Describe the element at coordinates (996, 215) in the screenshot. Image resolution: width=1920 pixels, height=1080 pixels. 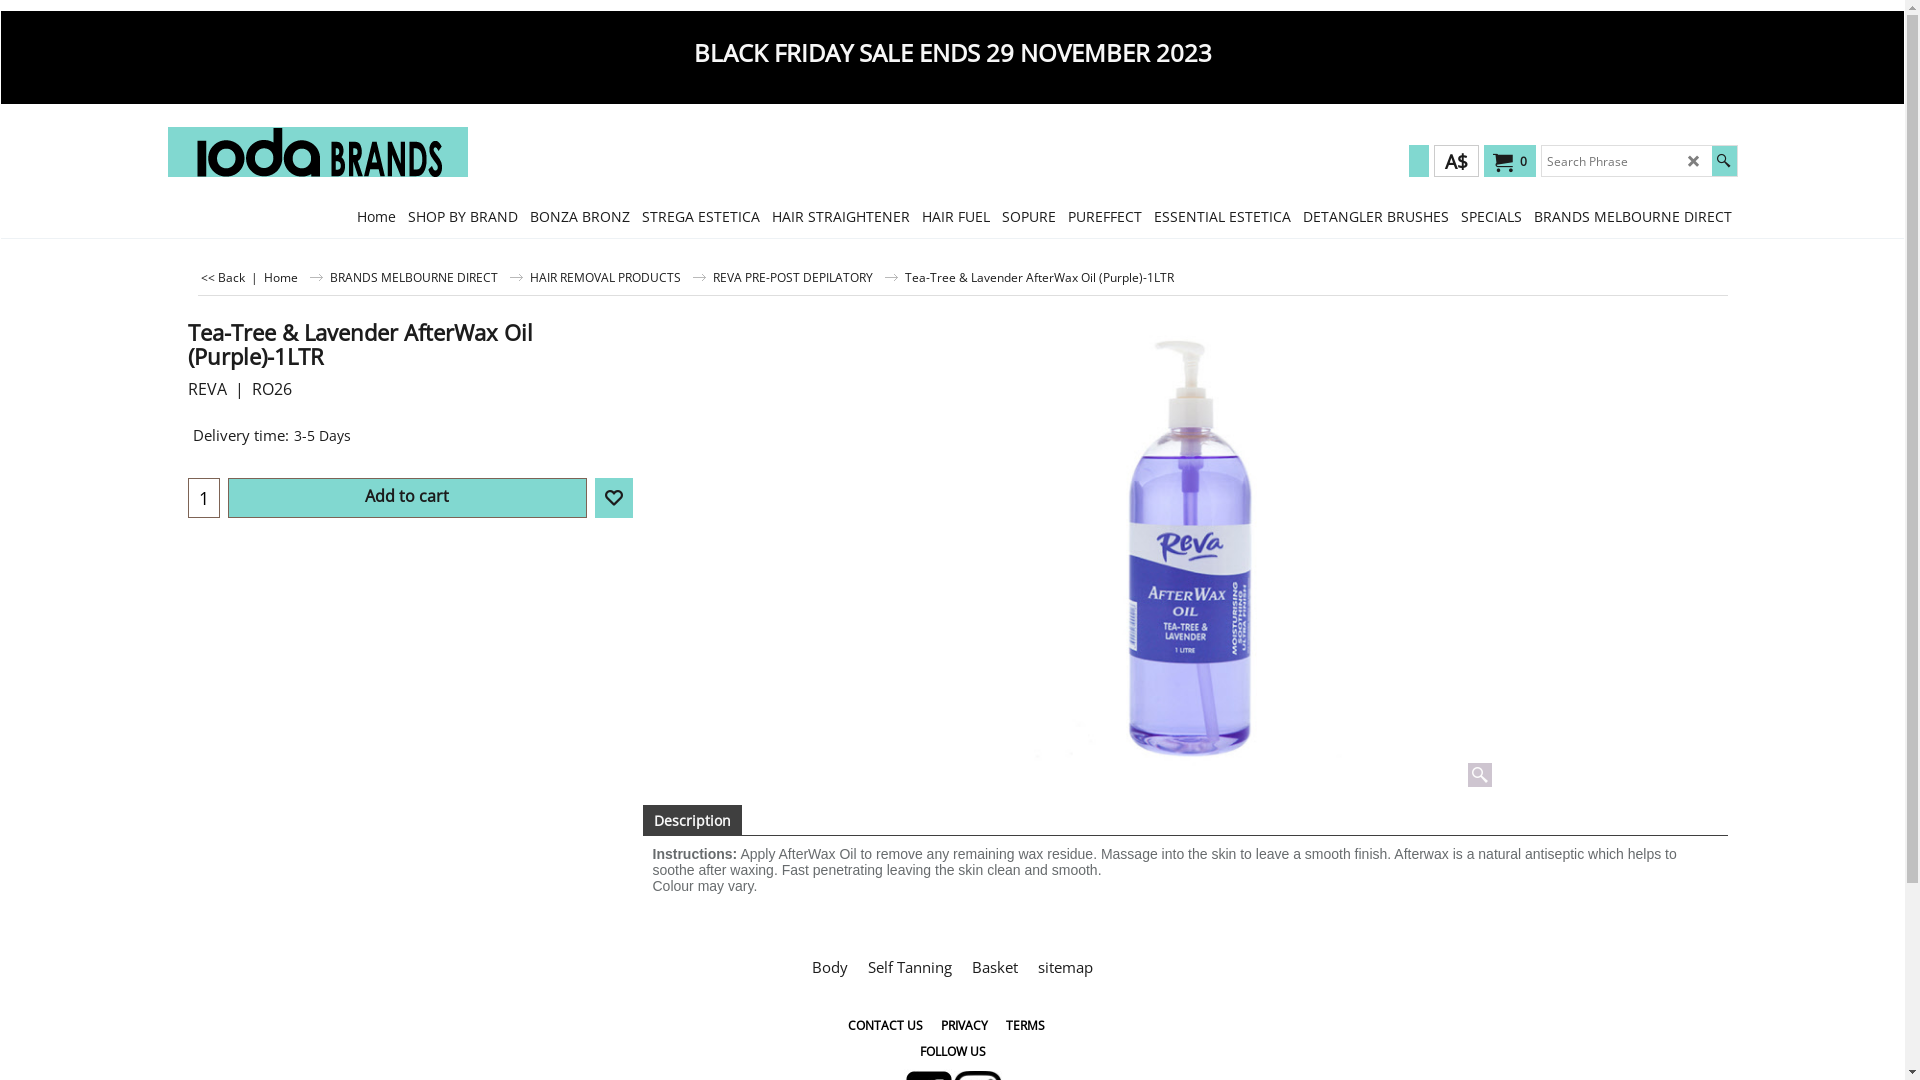
I see `'SOPURE'` at that location.